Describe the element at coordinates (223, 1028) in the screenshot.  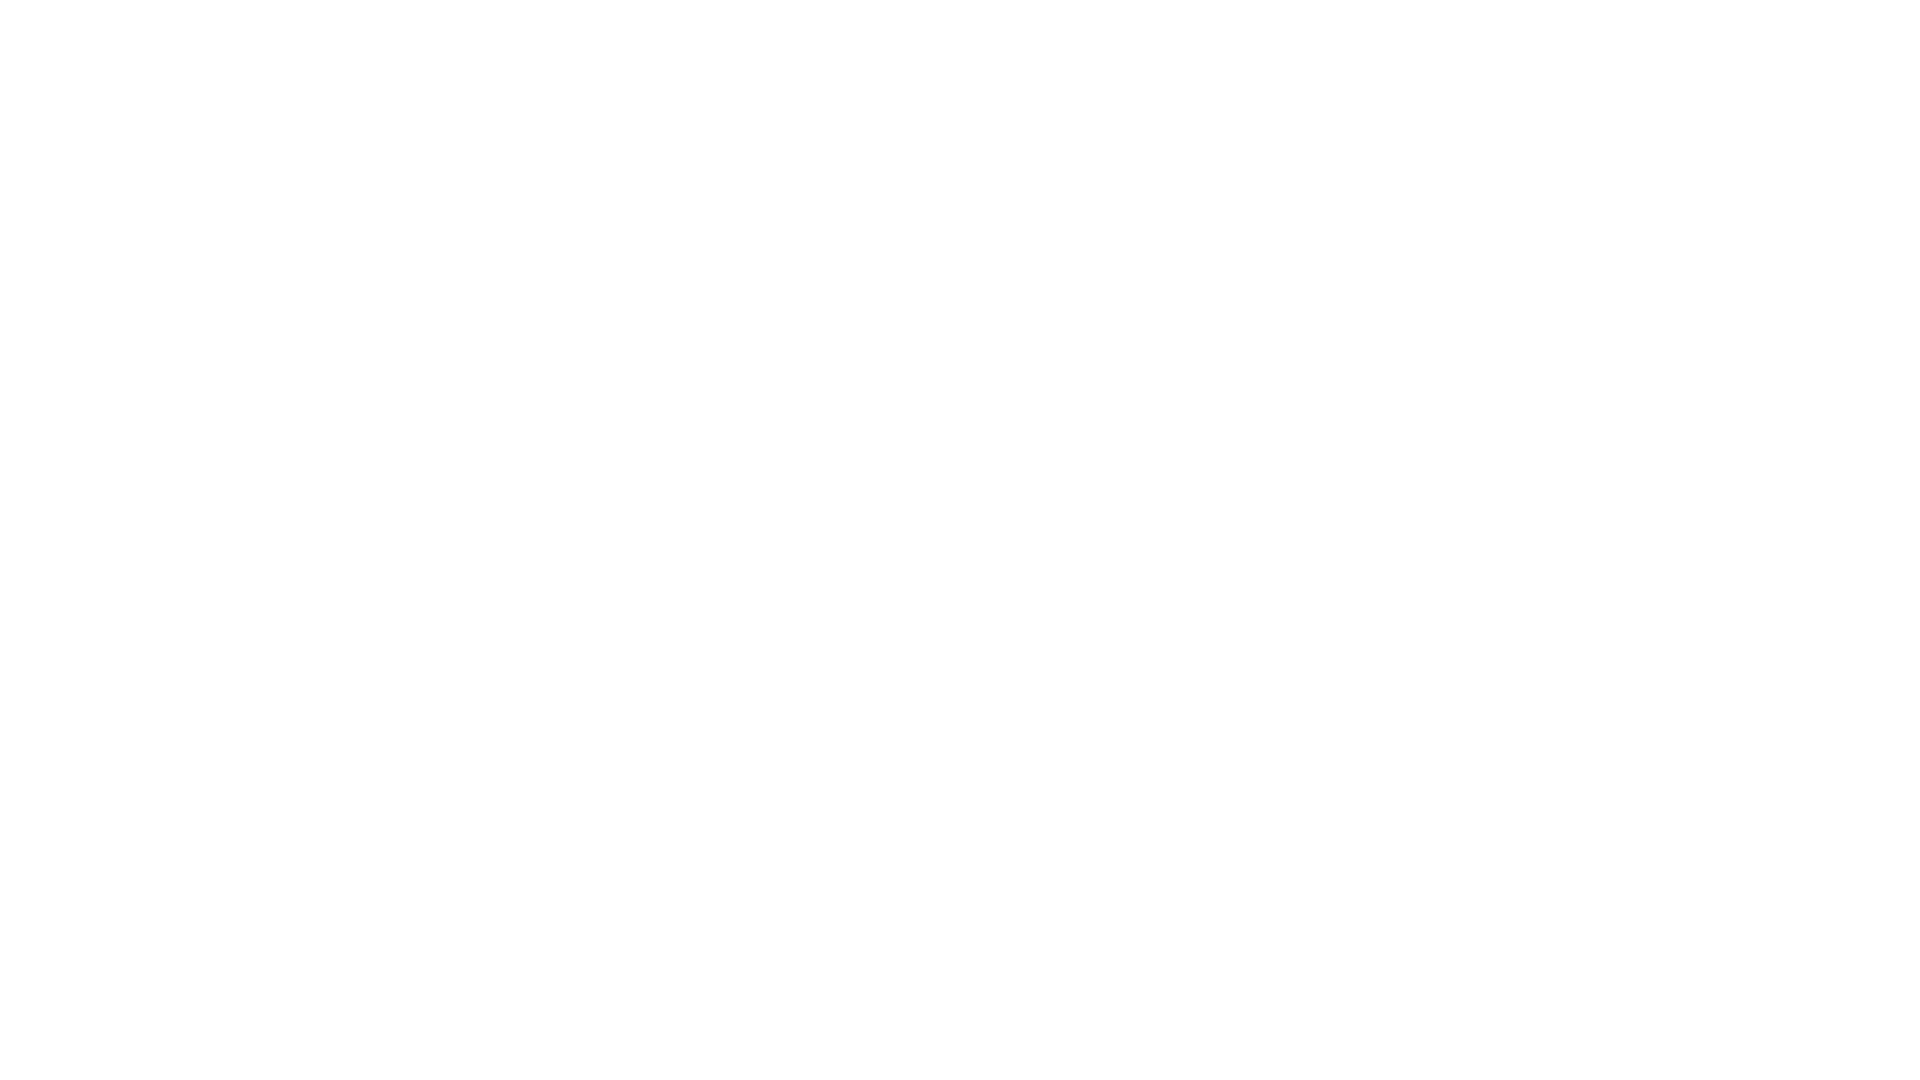
I see `Expand Life Sciences` at that location.